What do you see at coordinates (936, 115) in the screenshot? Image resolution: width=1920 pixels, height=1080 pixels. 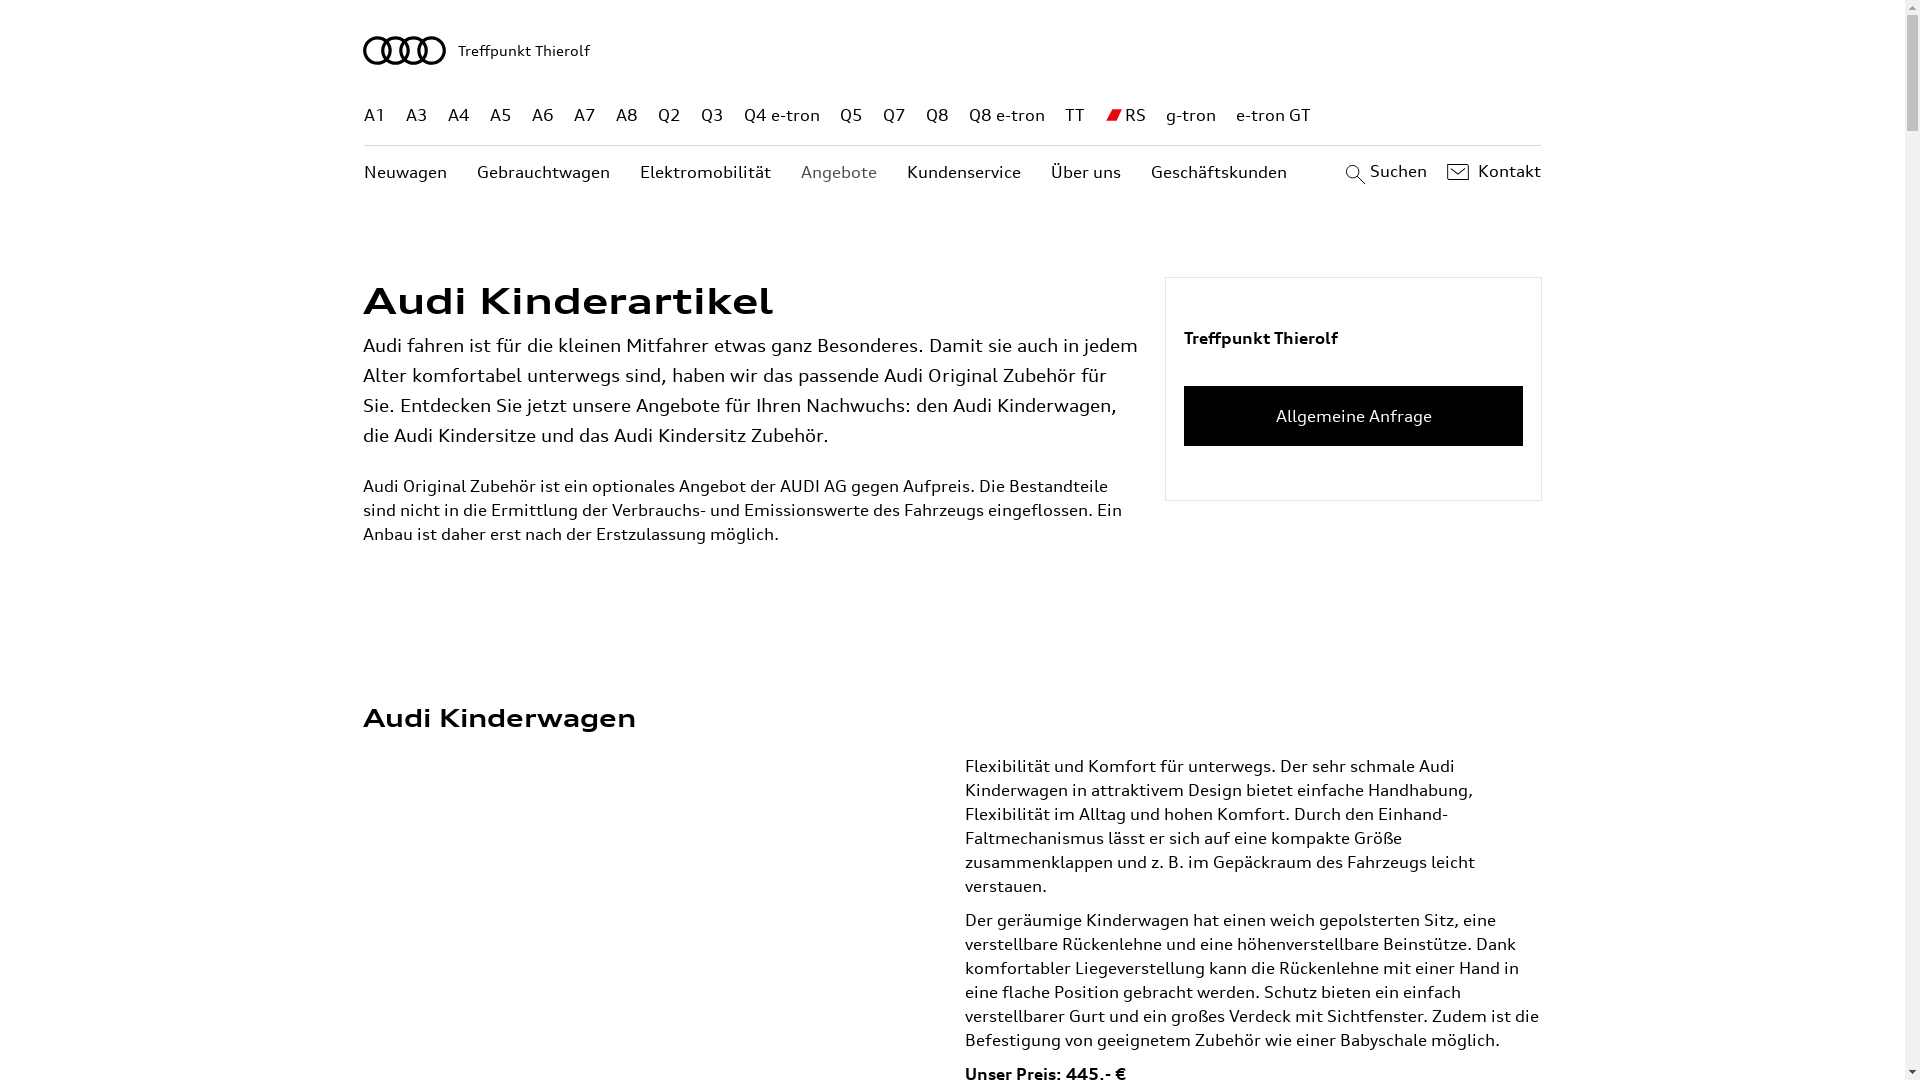 I see `'Q8'` at bounding box center [936, 115].